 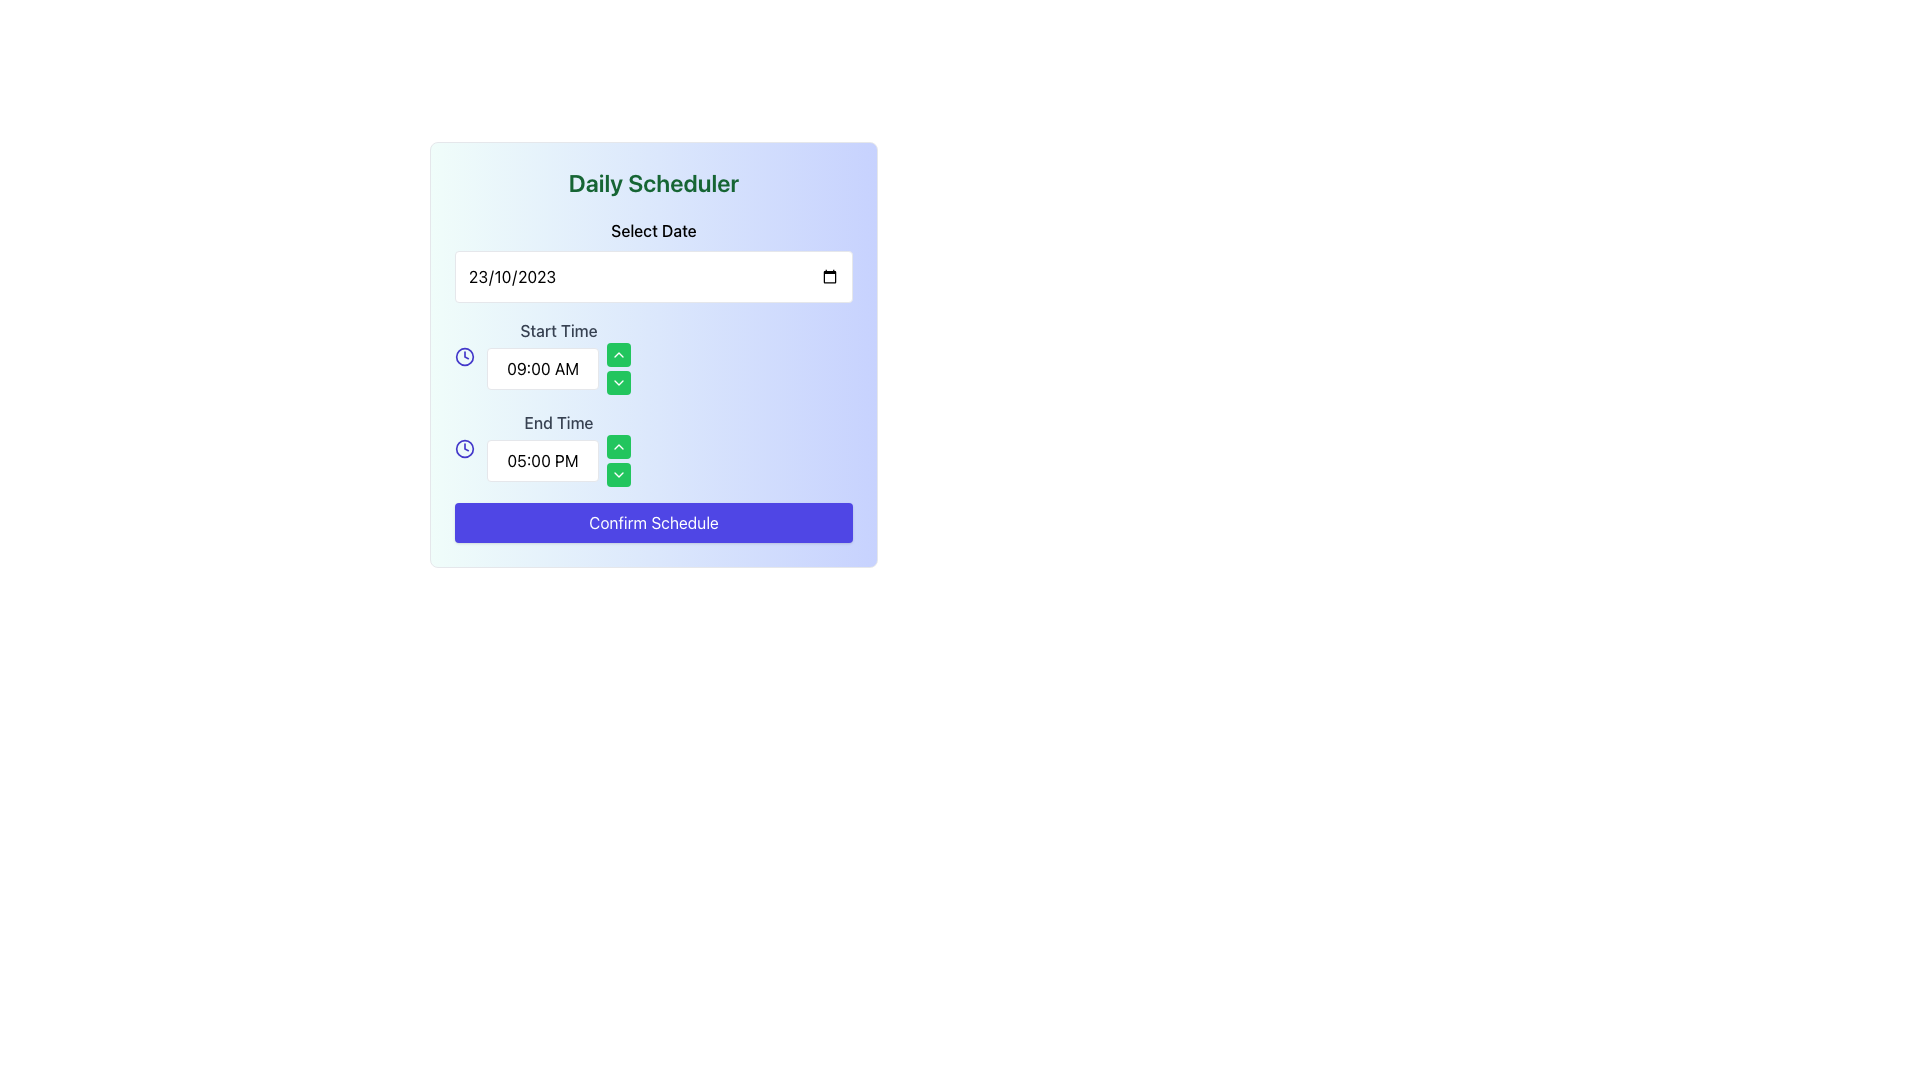 I want to click on the upward arrow of the Time Picker to increase the start time for the schedule, which is located below the title 'Daily Scheduler', so click(x=558, y=356).